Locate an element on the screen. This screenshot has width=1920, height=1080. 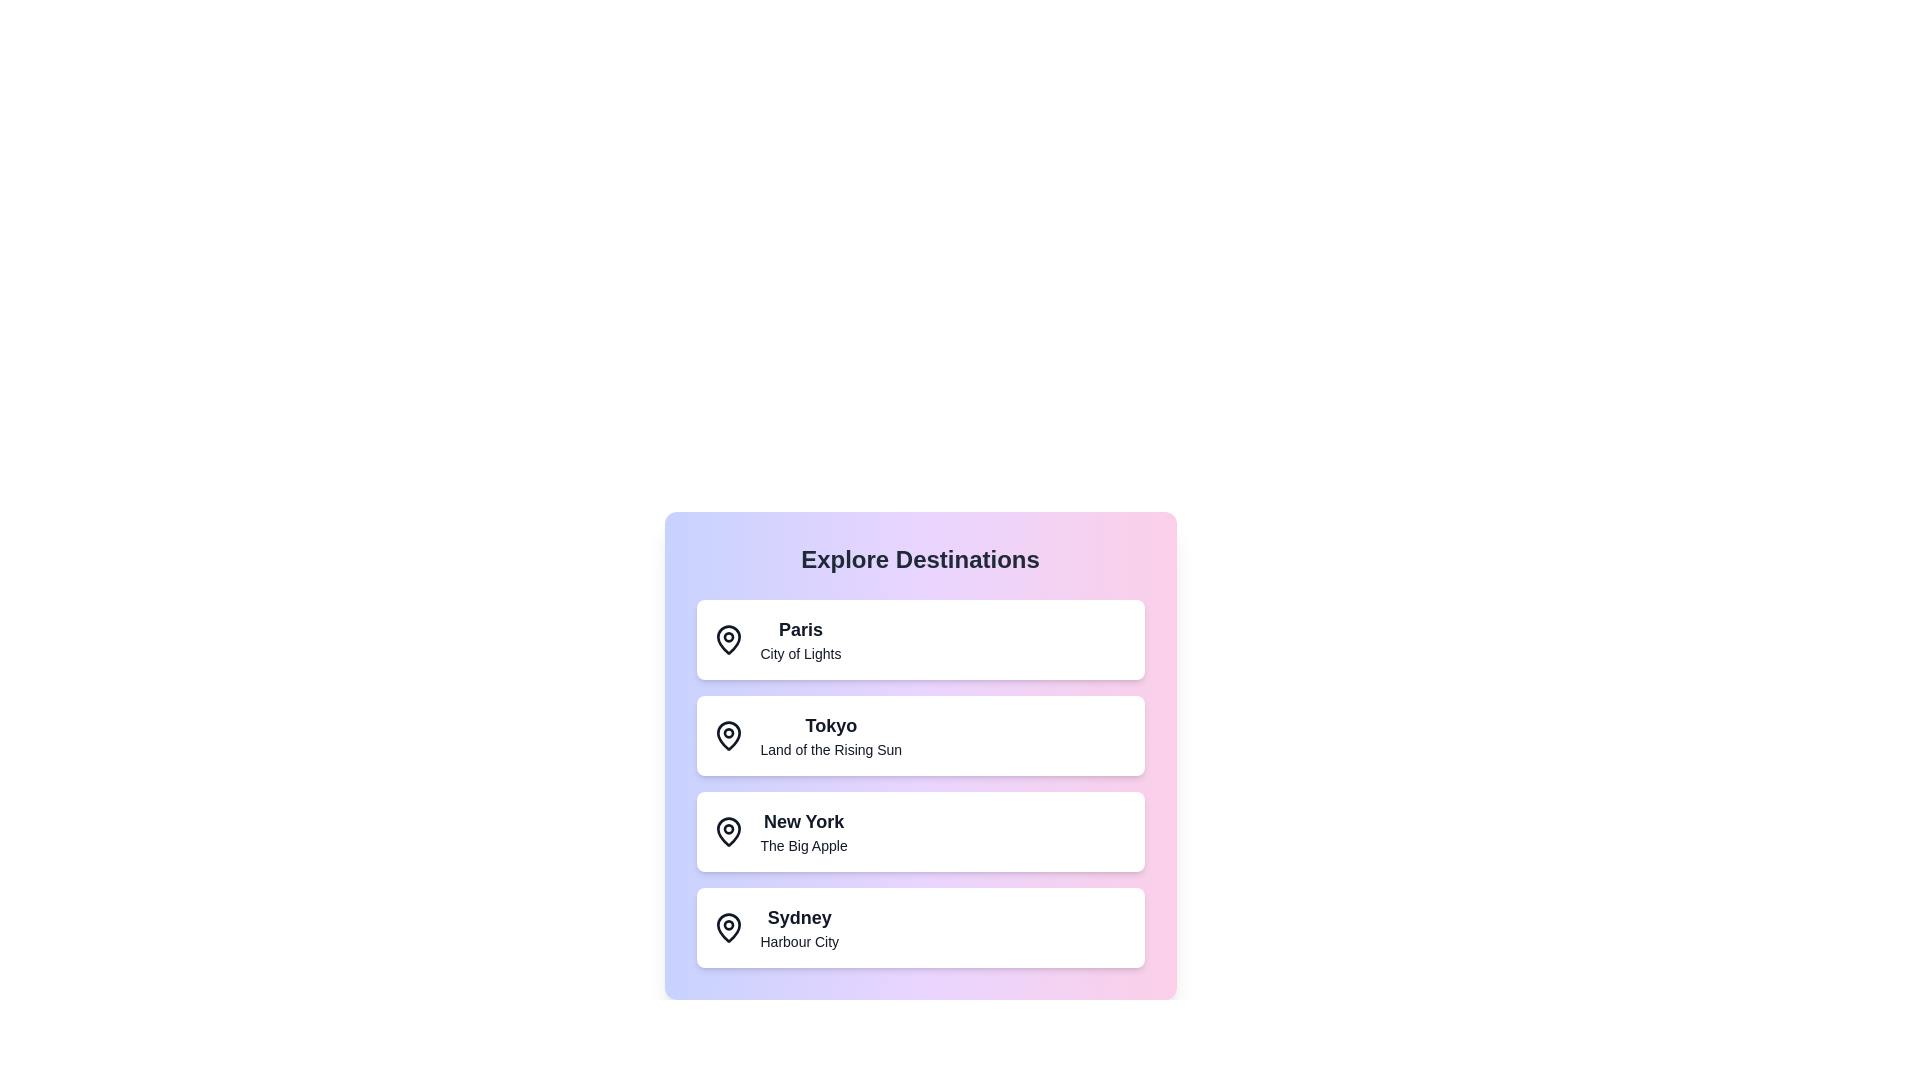
the destination panel corresponding to Tokyo is located at coordinates (919, 736).